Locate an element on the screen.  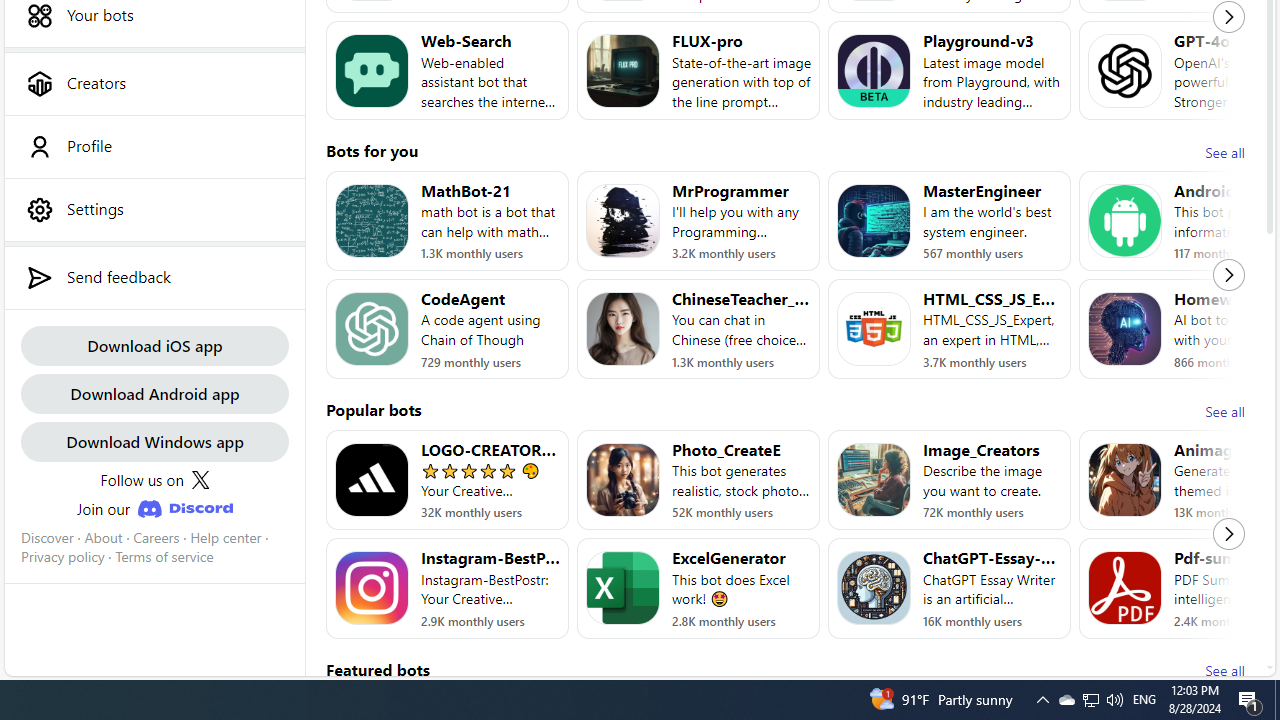
'Send feedback' is located at coordinates (153, 277).